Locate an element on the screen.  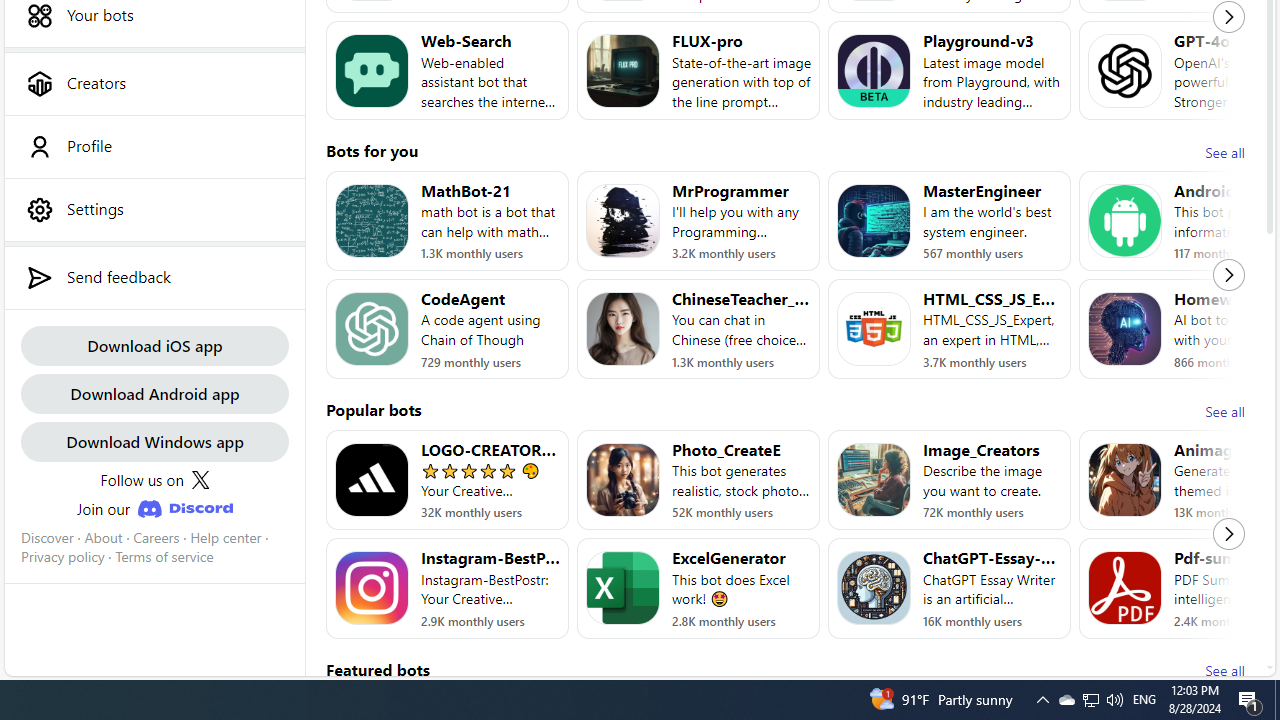
'Send feedback' is located at coordinates (153, 277).